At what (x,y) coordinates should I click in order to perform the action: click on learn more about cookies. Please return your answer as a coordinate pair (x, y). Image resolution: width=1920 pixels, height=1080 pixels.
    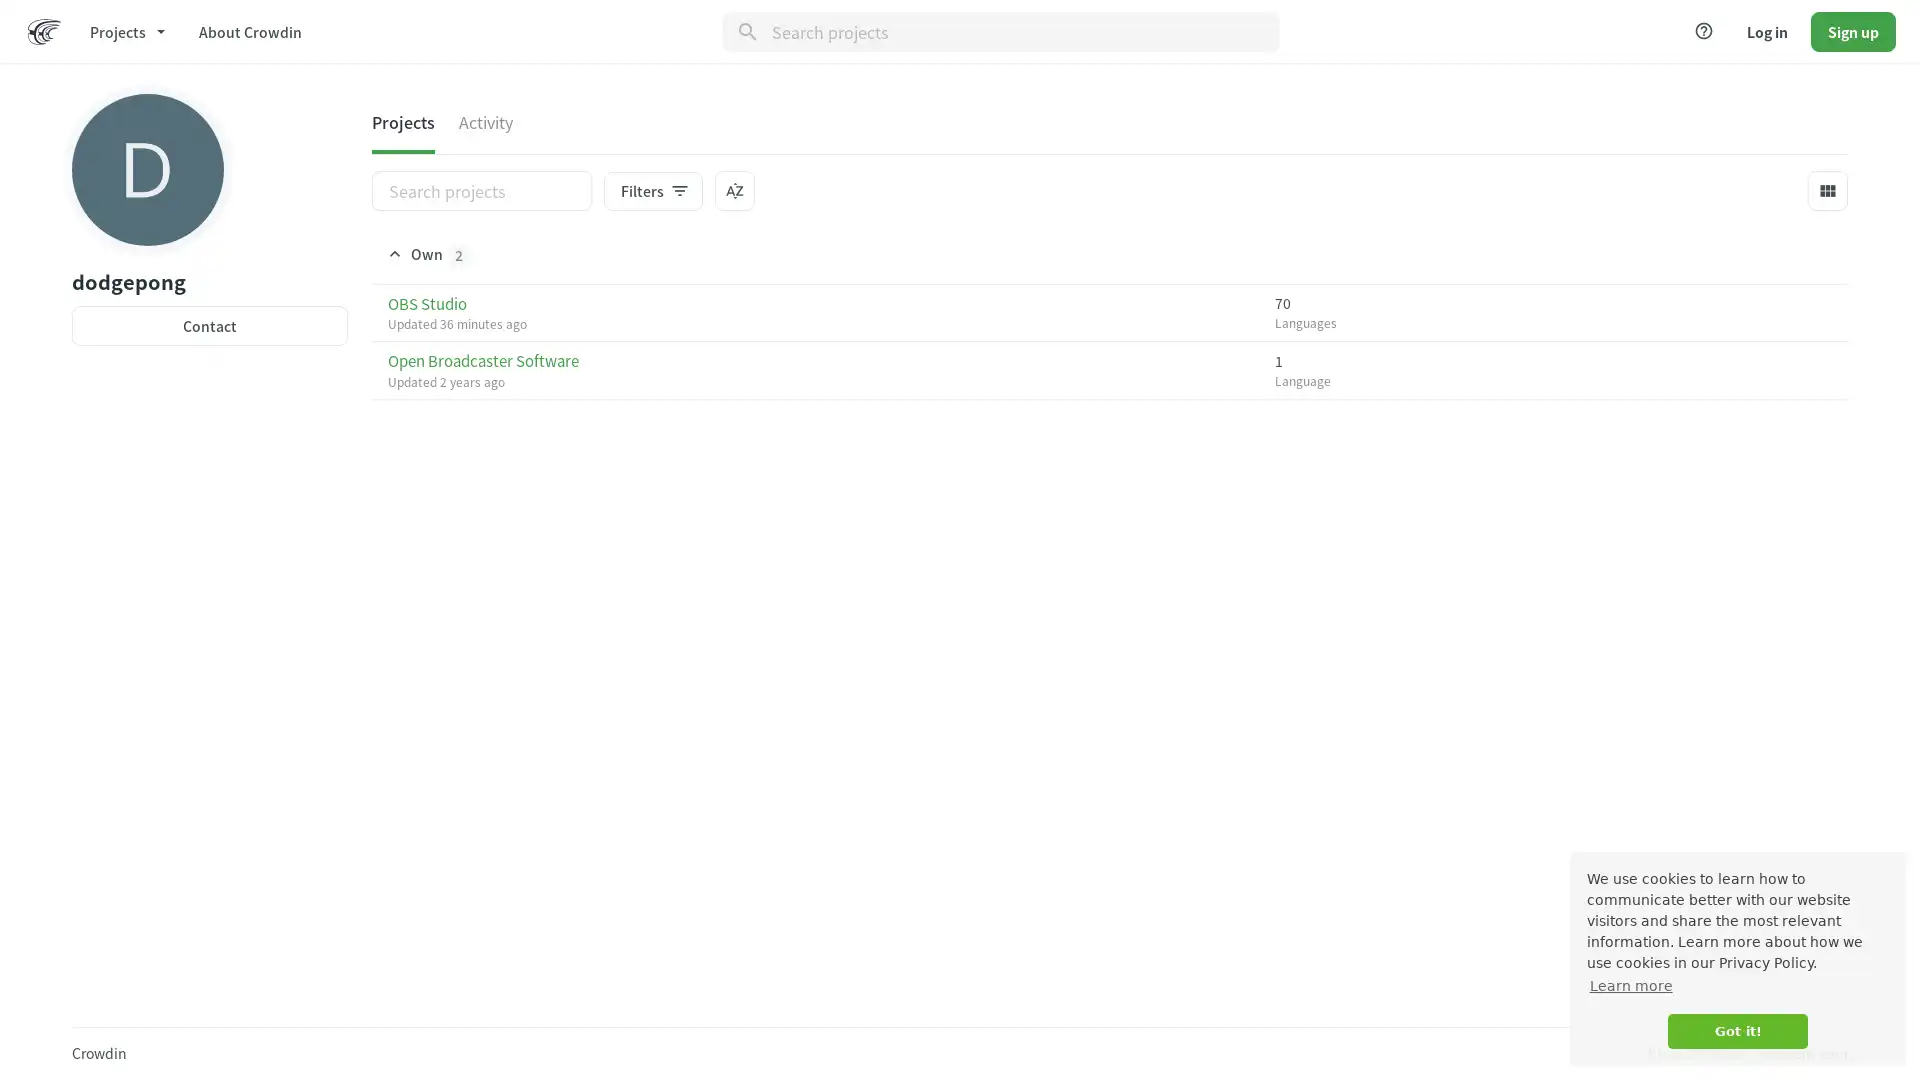
    Looking at the image, I should click on (1630, 985).